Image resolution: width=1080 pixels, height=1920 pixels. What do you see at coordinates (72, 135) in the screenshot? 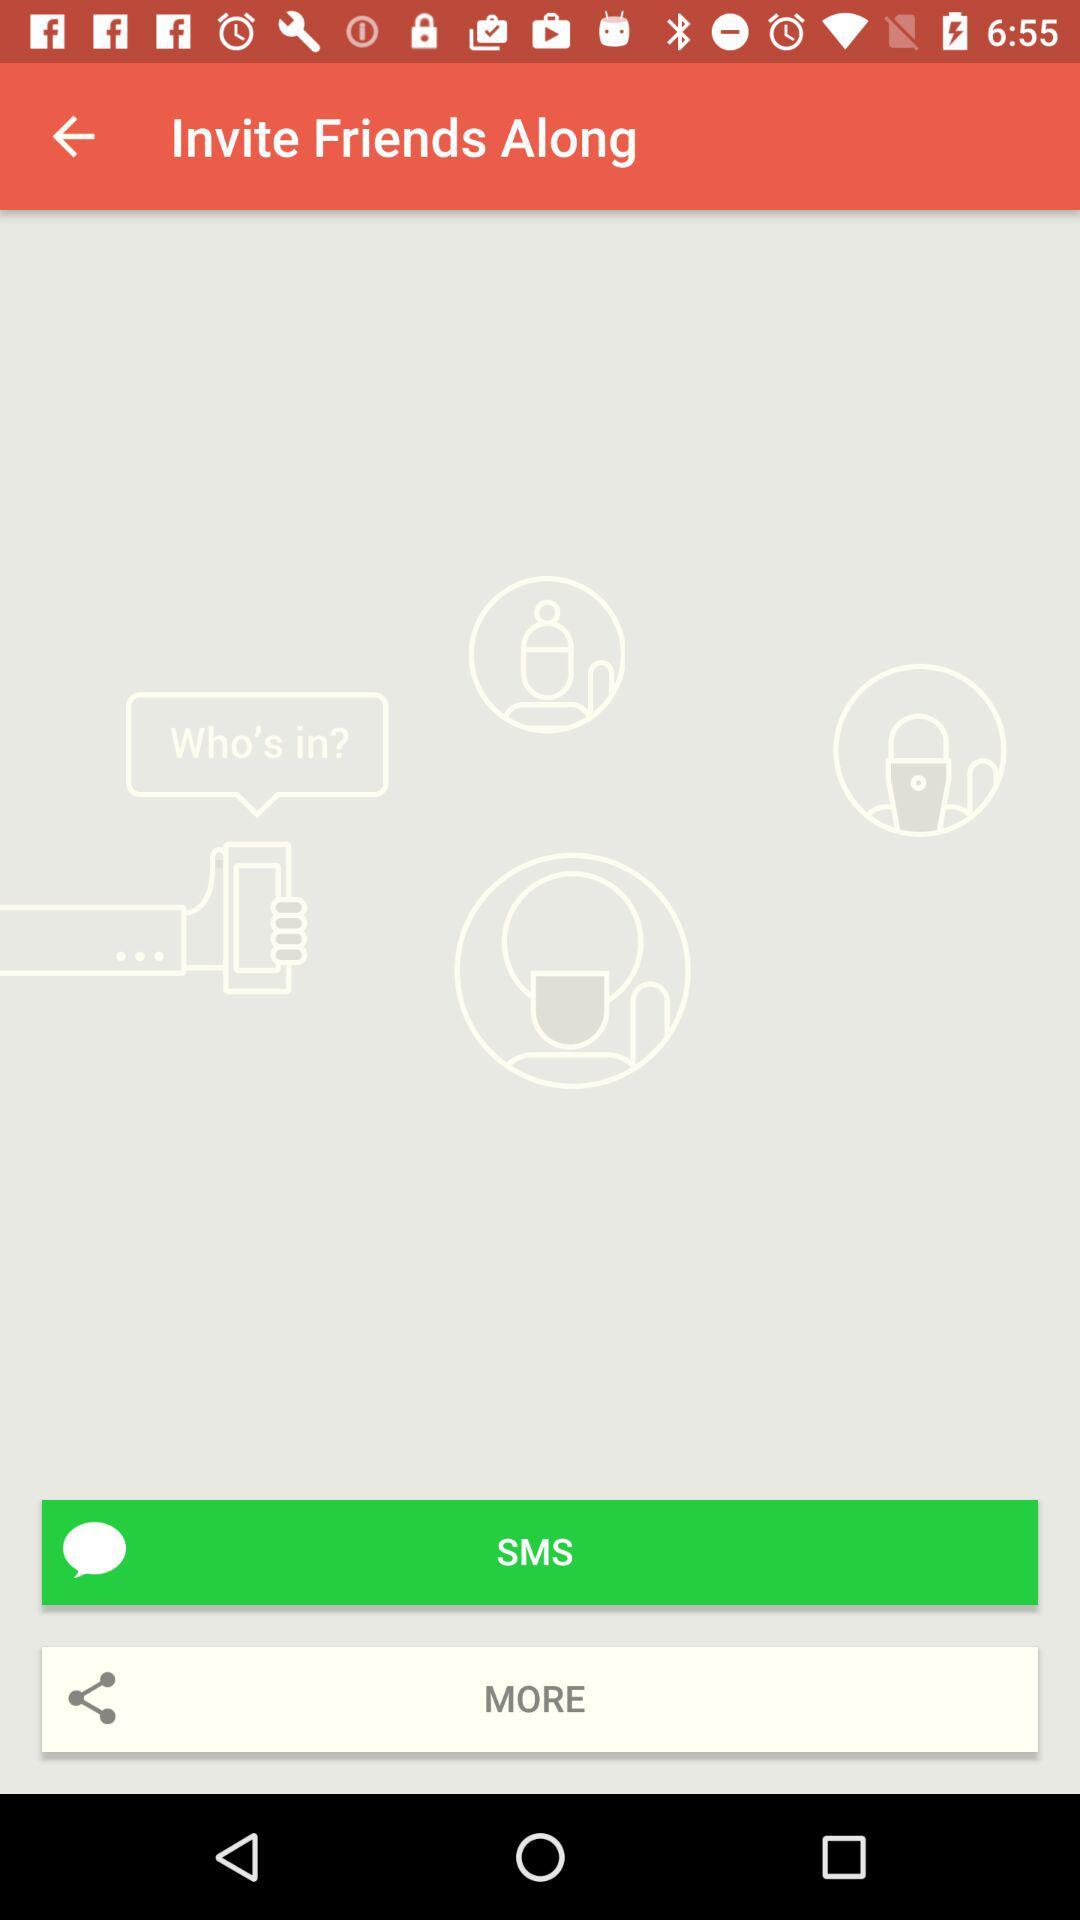
I see `app to the left of  invite friends along app` at bounding box center [72, 135].